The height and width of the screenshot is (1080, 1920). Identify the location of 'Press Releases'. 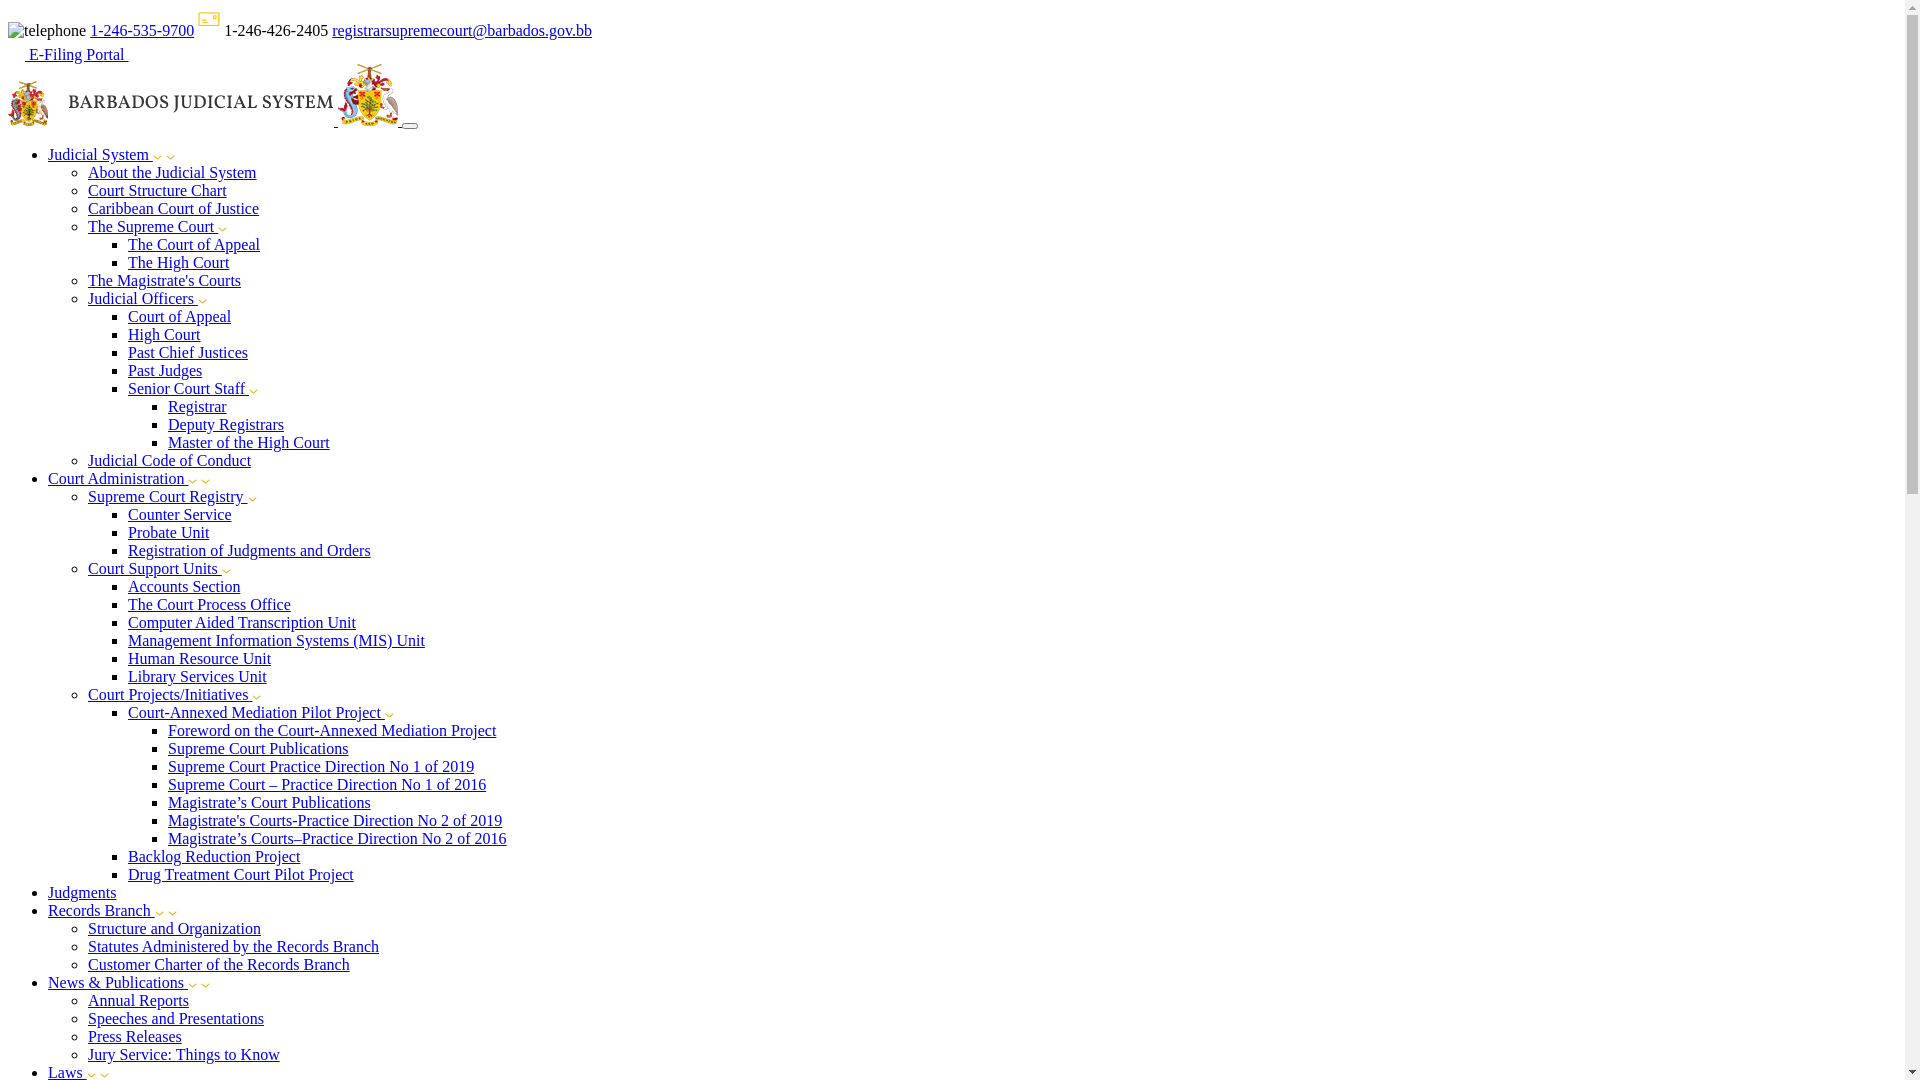
(133, 1035).